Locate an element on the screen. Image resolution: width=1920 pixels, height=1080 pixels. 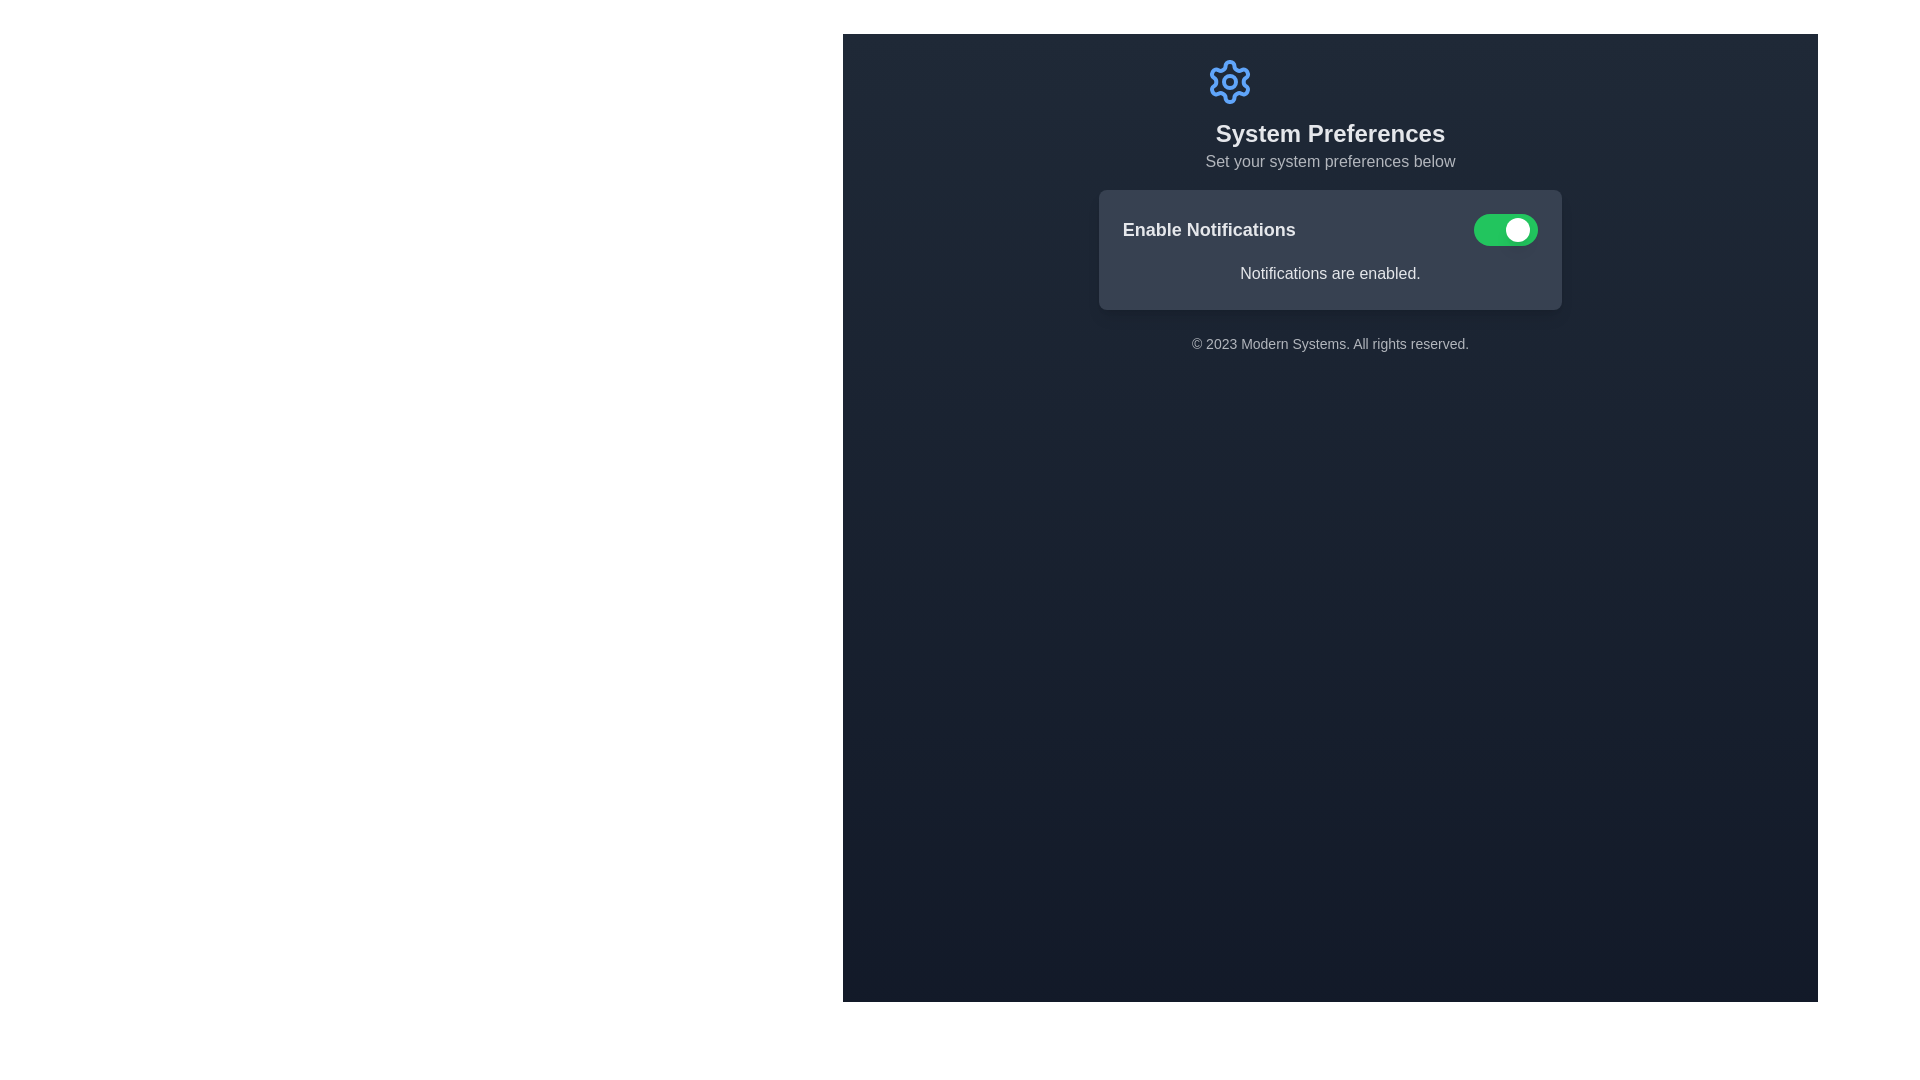
the Static Text Label that reads 'Set your system preferences below', located directly beneath the 'System Preferences' heading is located at coordinates (1330, 161).